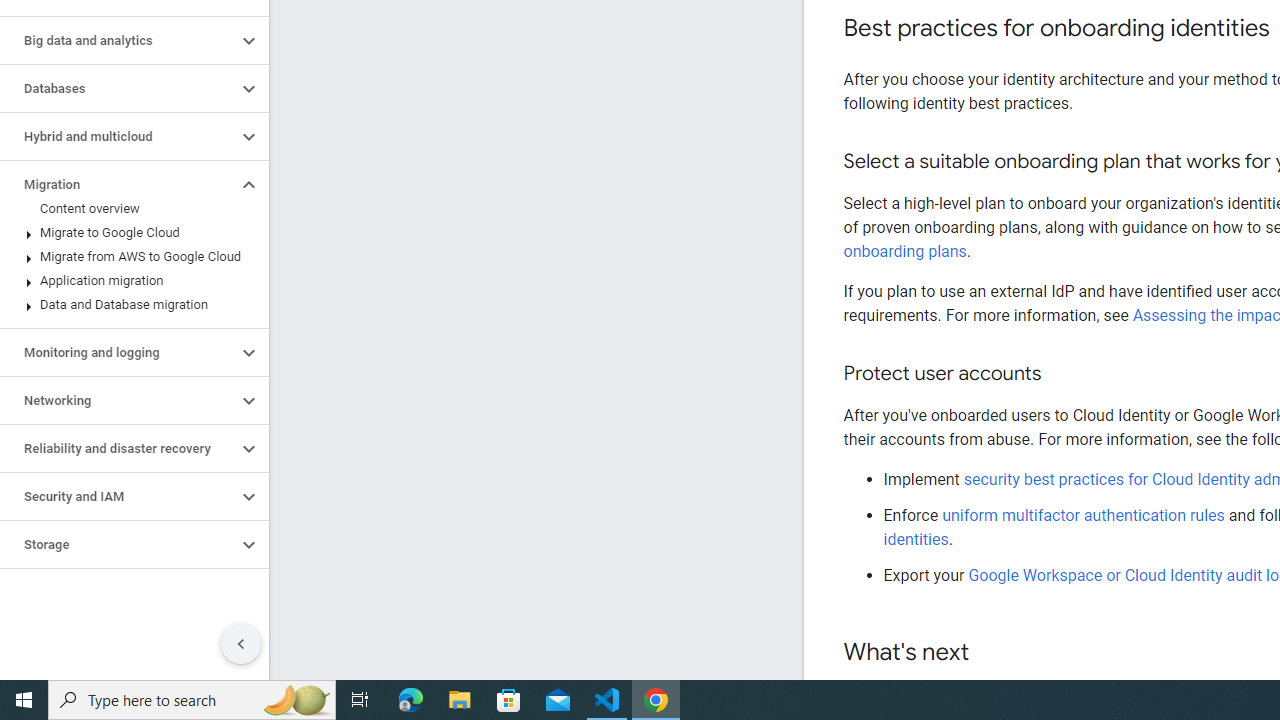 Image resolution: width=1280 pixels, height=720 pixels. Describe the element at coordinates (129, 281) in the screenshot. I see `'Application migration'` at that location.